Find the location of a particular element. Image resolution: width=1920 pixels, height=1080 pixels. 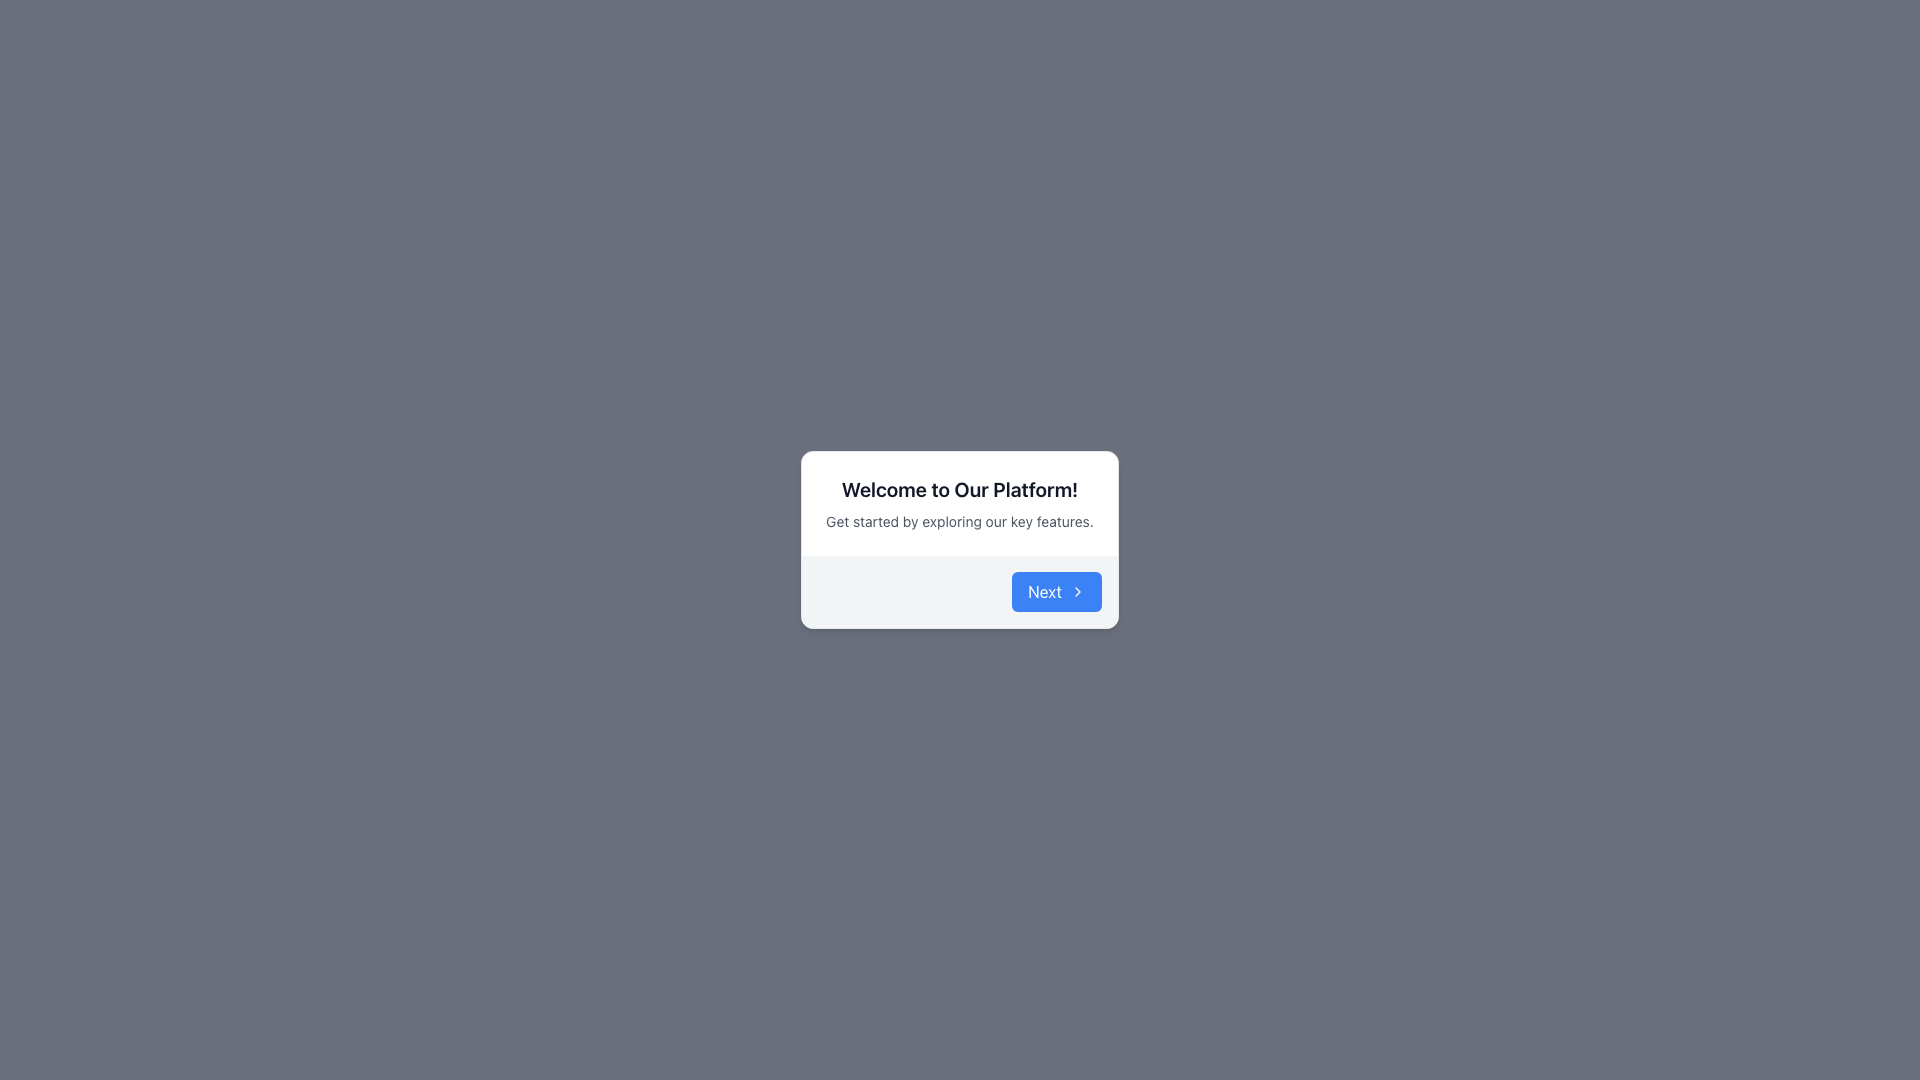

the text block that contains the title 'Welcome to Our Platform!' and the subtitle 'Get started by exploring our key features.' is located at coordinates (960, 503).